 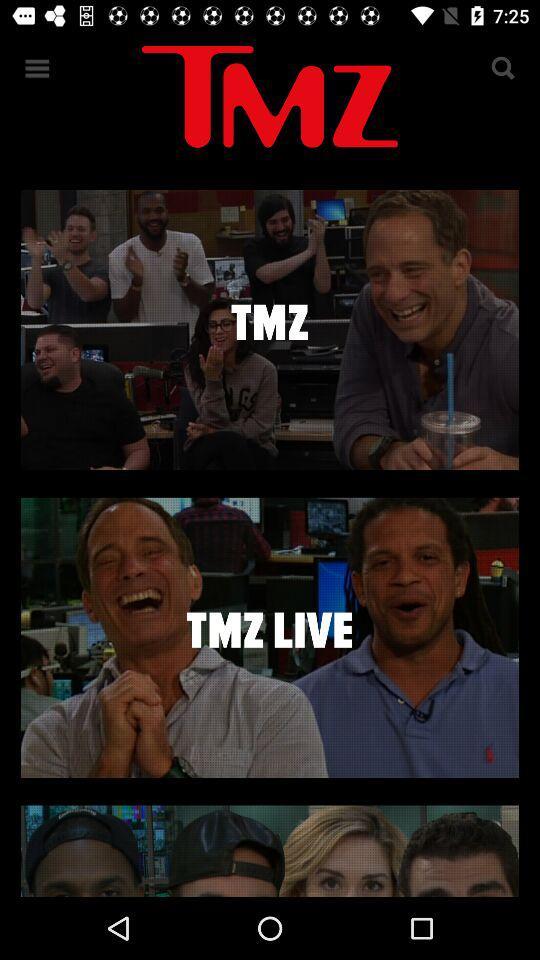 What do you see at coordinates (37, 68) in the screenshot?
I see `show menu` at bounding box center [37, 68].